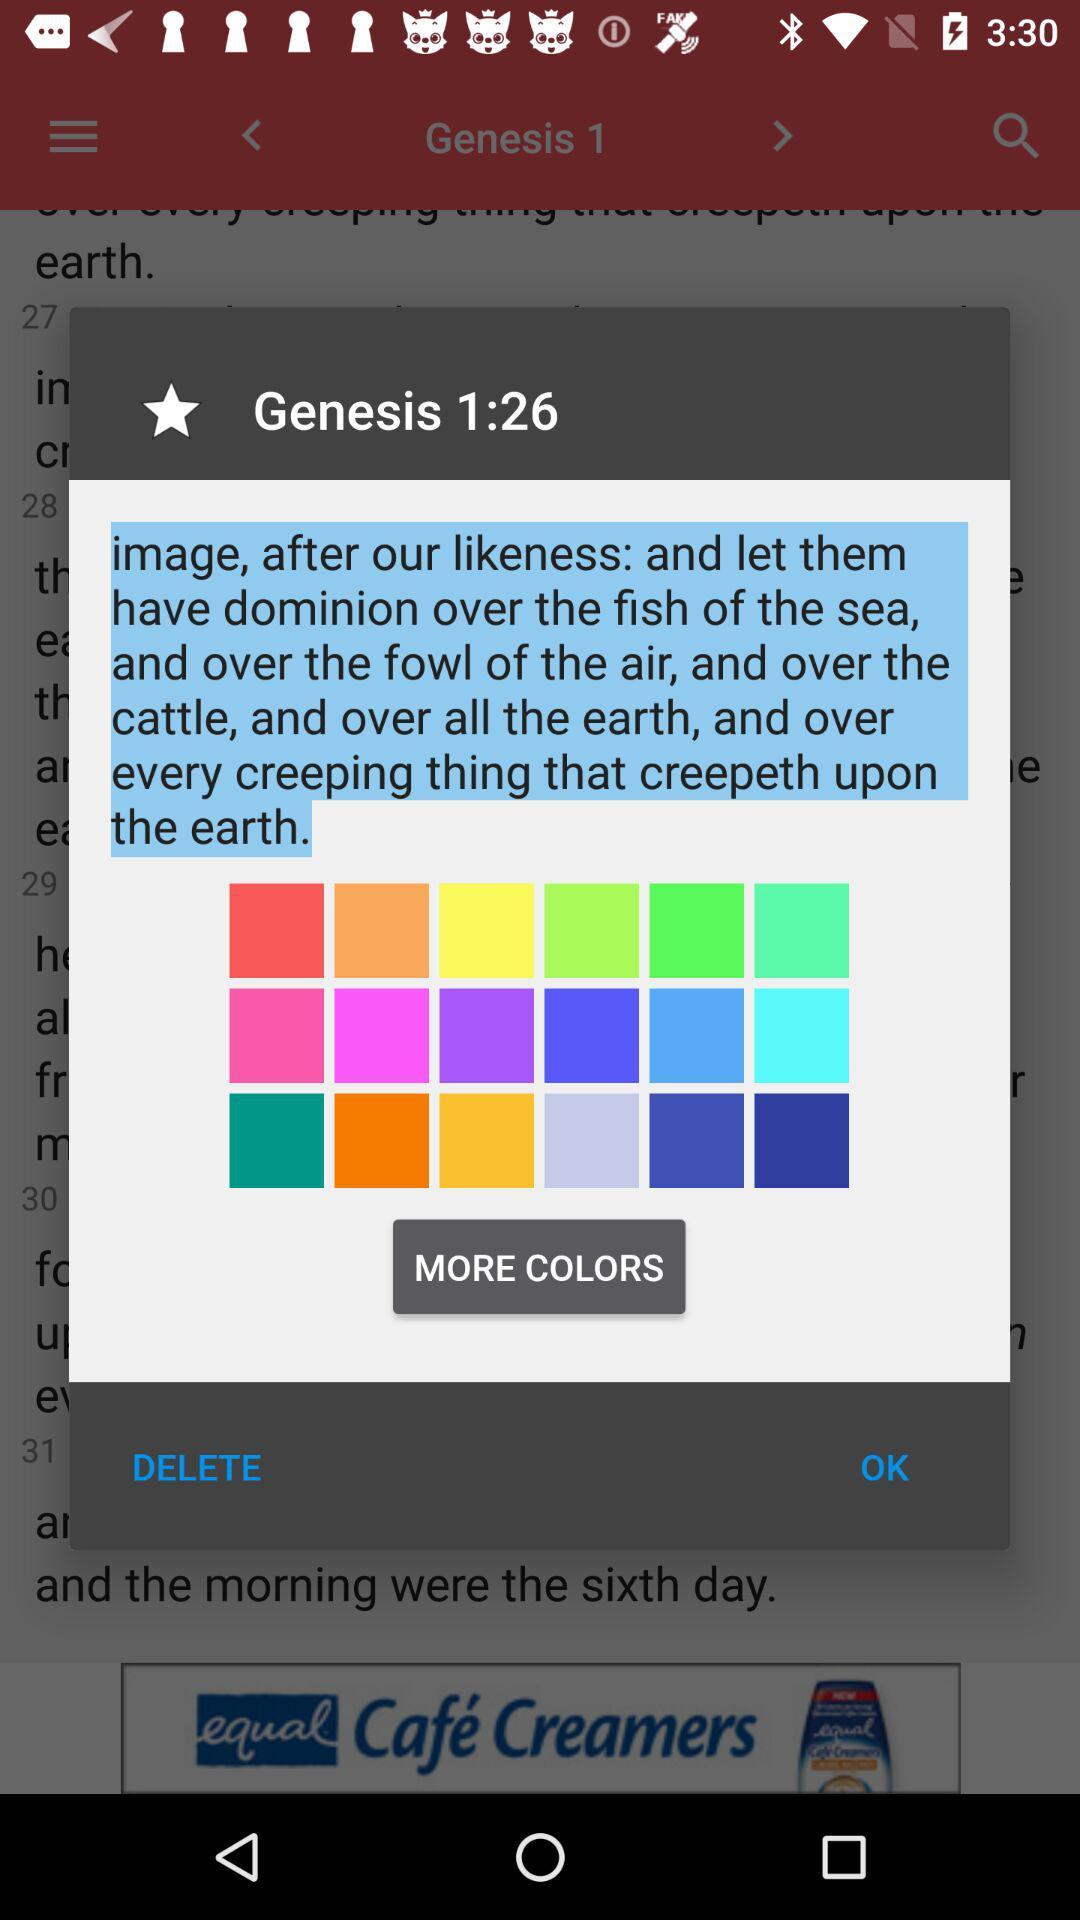 This screenshot has height=1920, width=1080. What do you see at coordinates (590, 1035) in the screenshot?
I see `color blue for highlighting words` at bounding box center [590, 1035].